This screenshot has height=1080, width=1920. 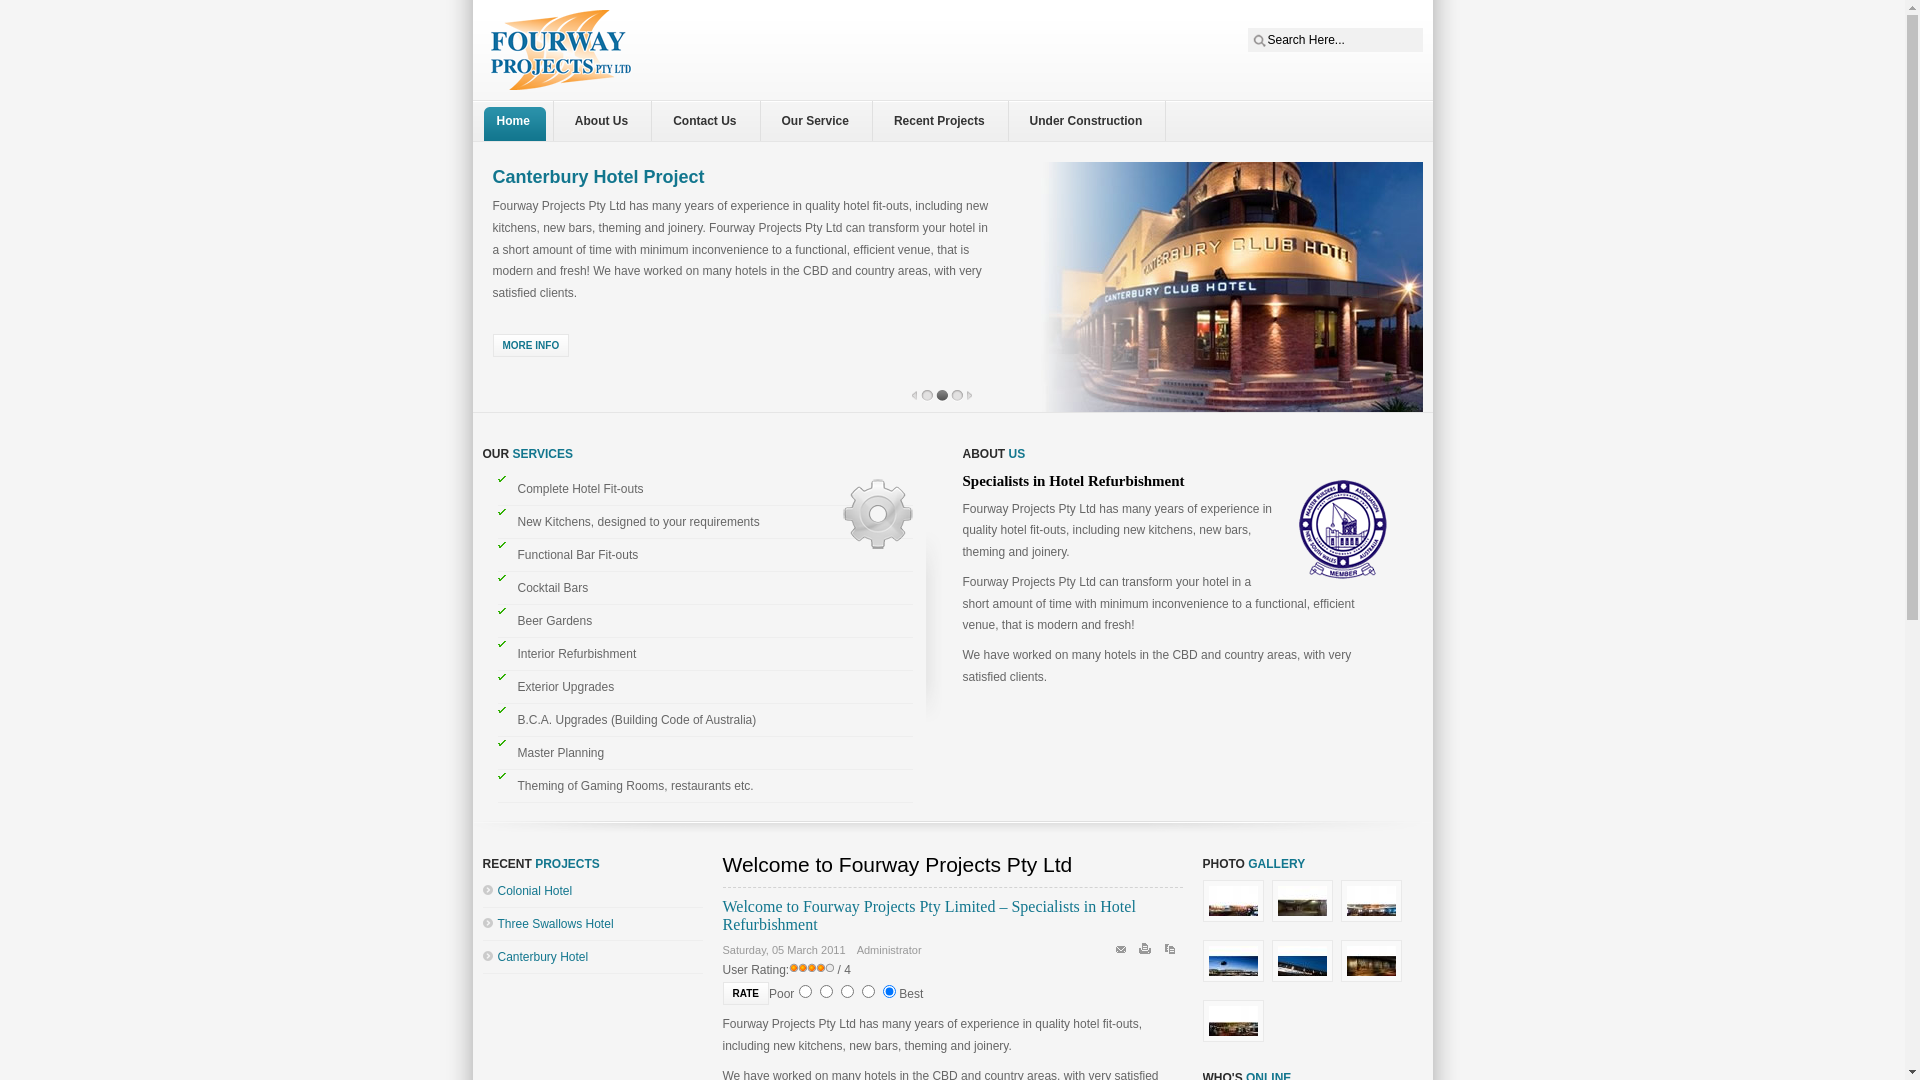 What do you see at coordinates (1147, 951) in the screenshot?
I see `'Print'` at bounding box center [1147, 951].